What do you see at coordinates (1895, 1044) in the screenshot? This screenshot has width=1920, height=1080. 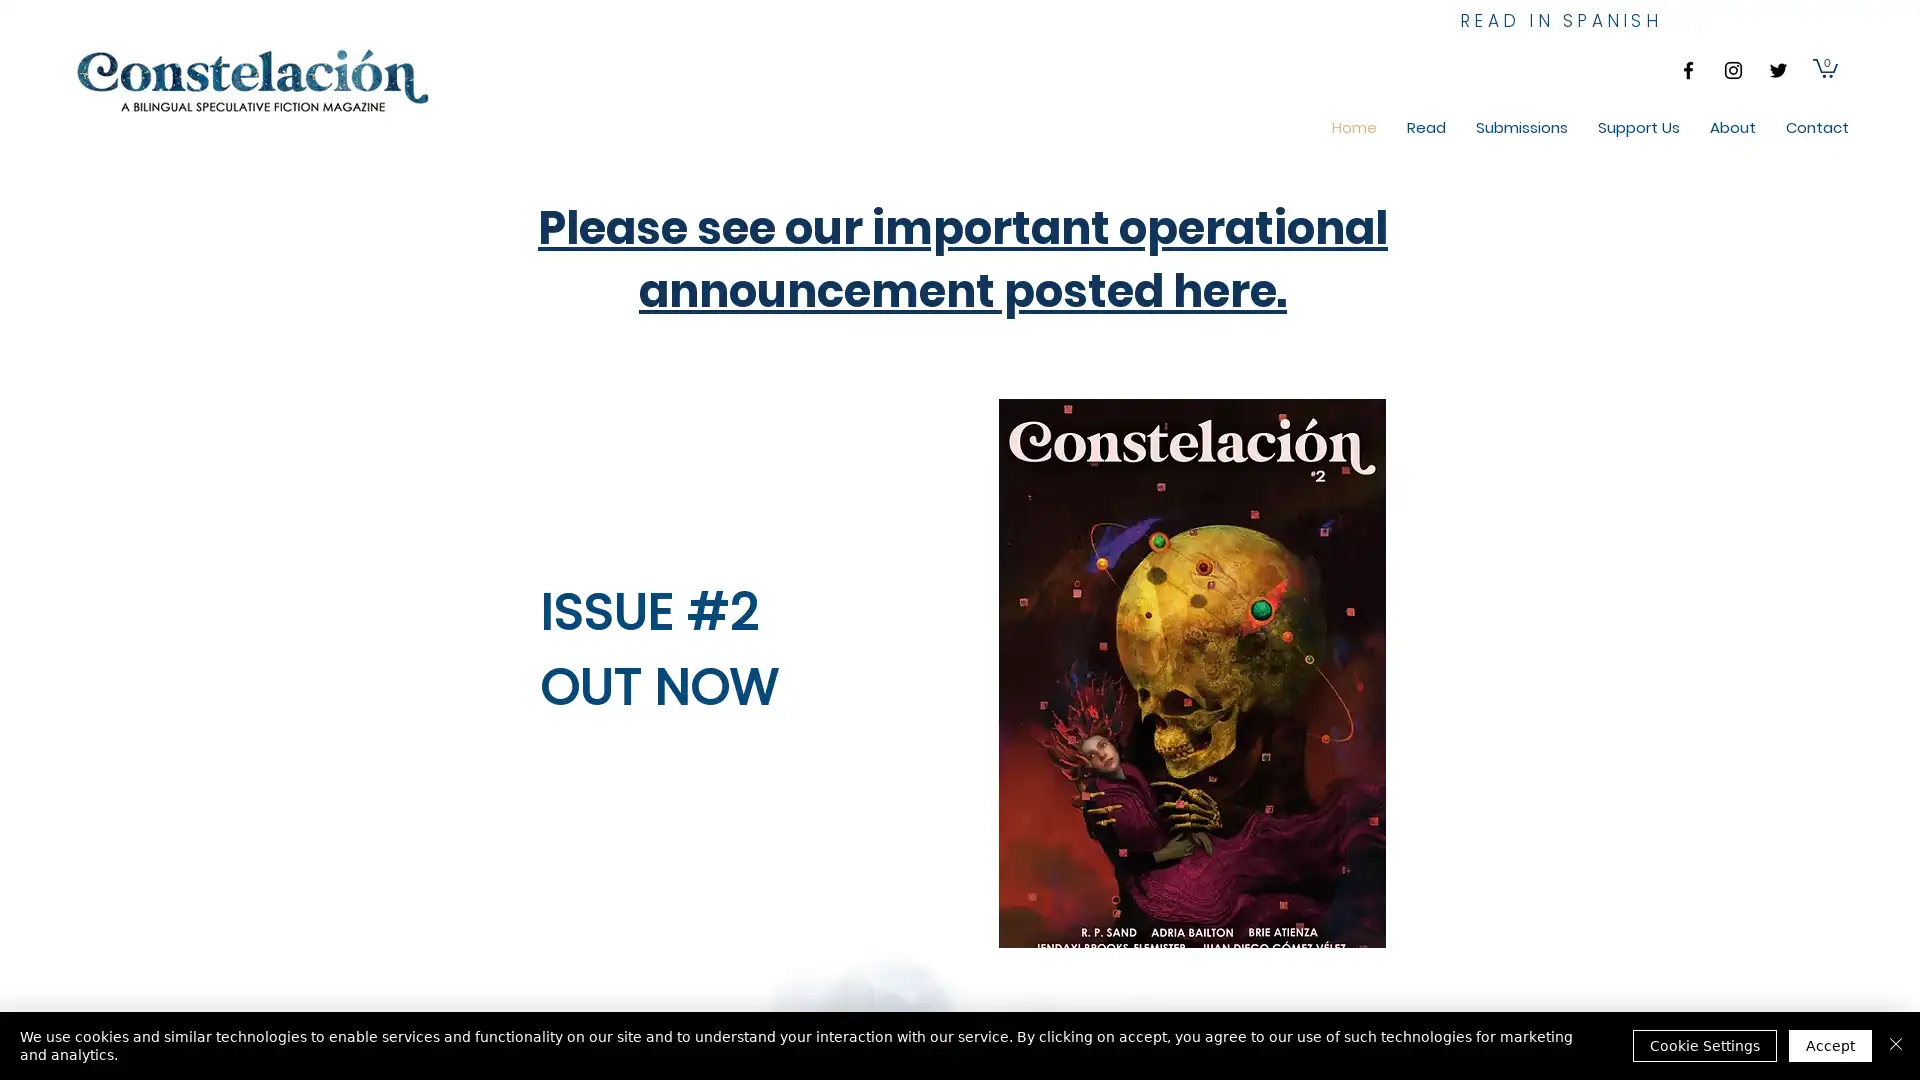 I see `Close` at bounding box center [1895, 1044].